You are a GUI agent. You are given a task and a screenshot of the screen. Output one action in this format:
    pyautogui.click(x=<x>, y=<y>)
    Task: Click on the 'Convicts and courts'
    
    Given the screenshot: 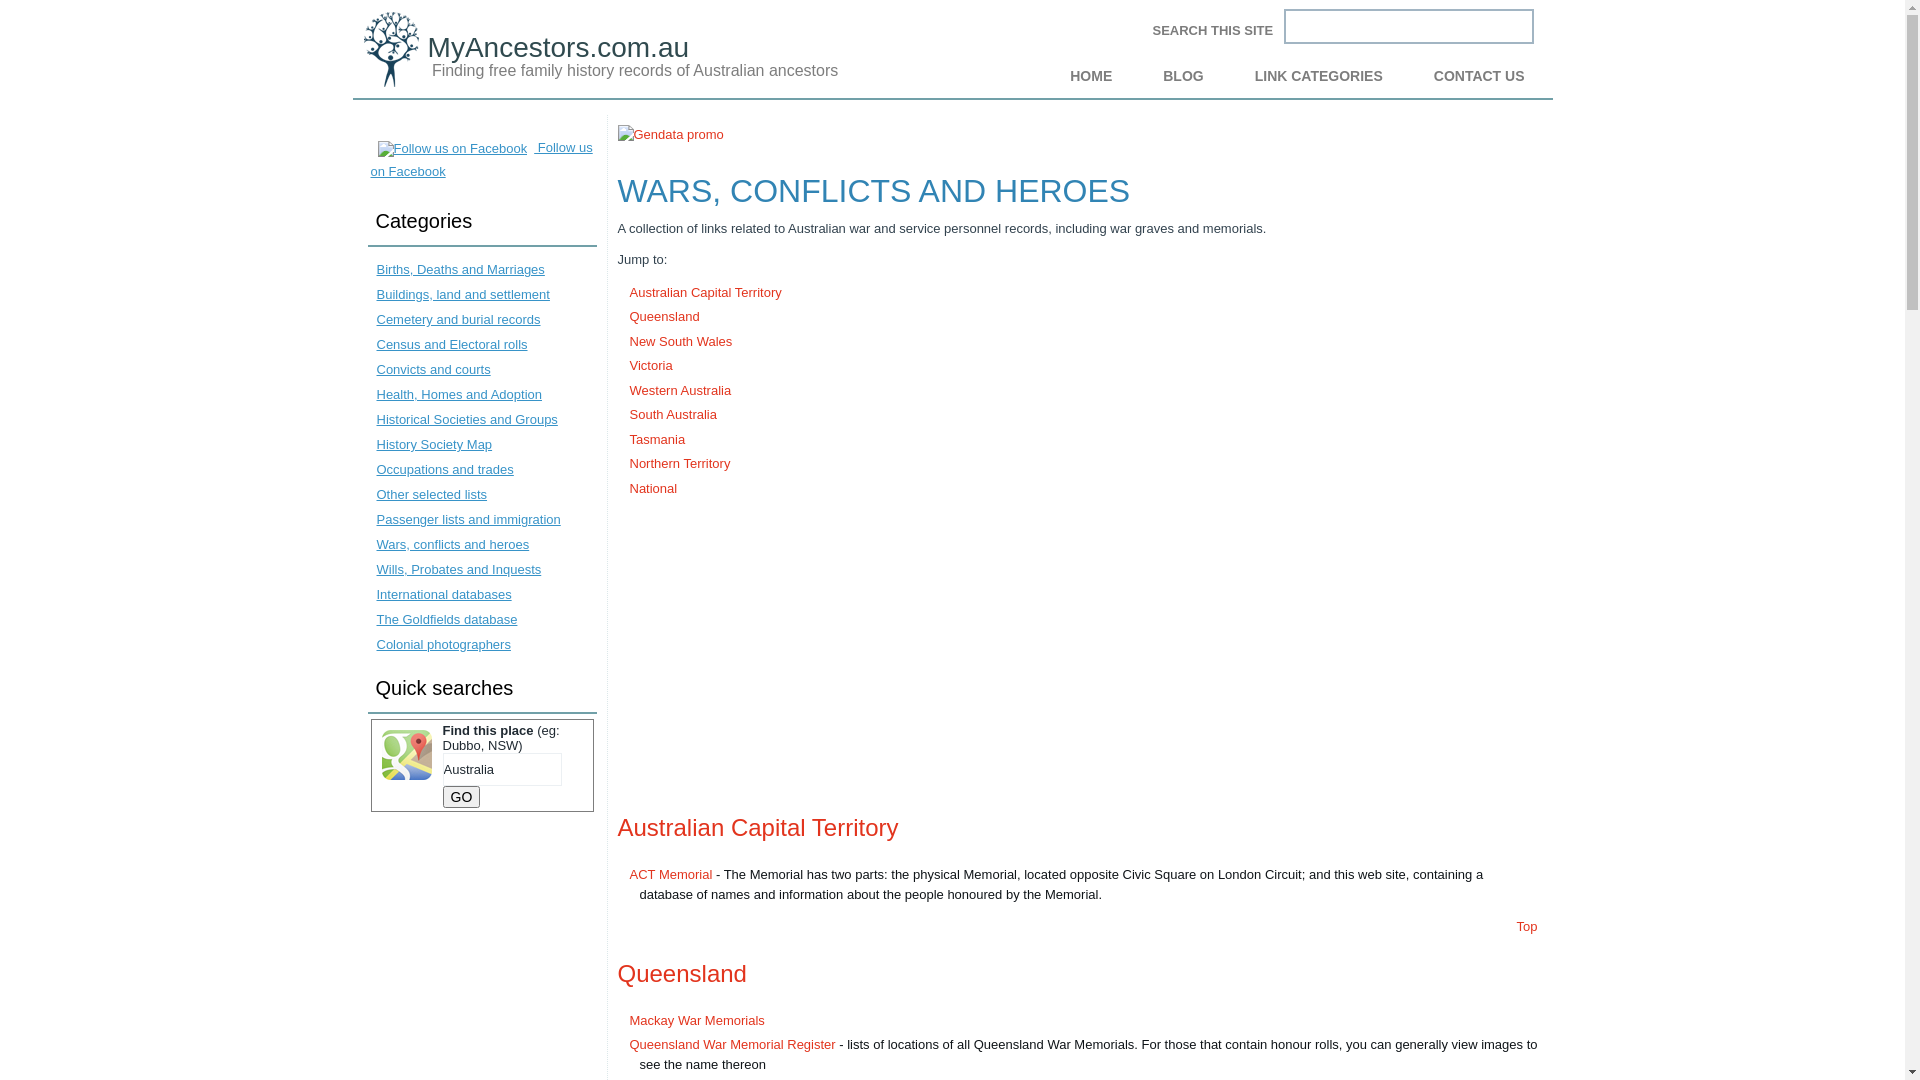 What is the action you would take?
    pyautogui.click(x=431, y=369)
    